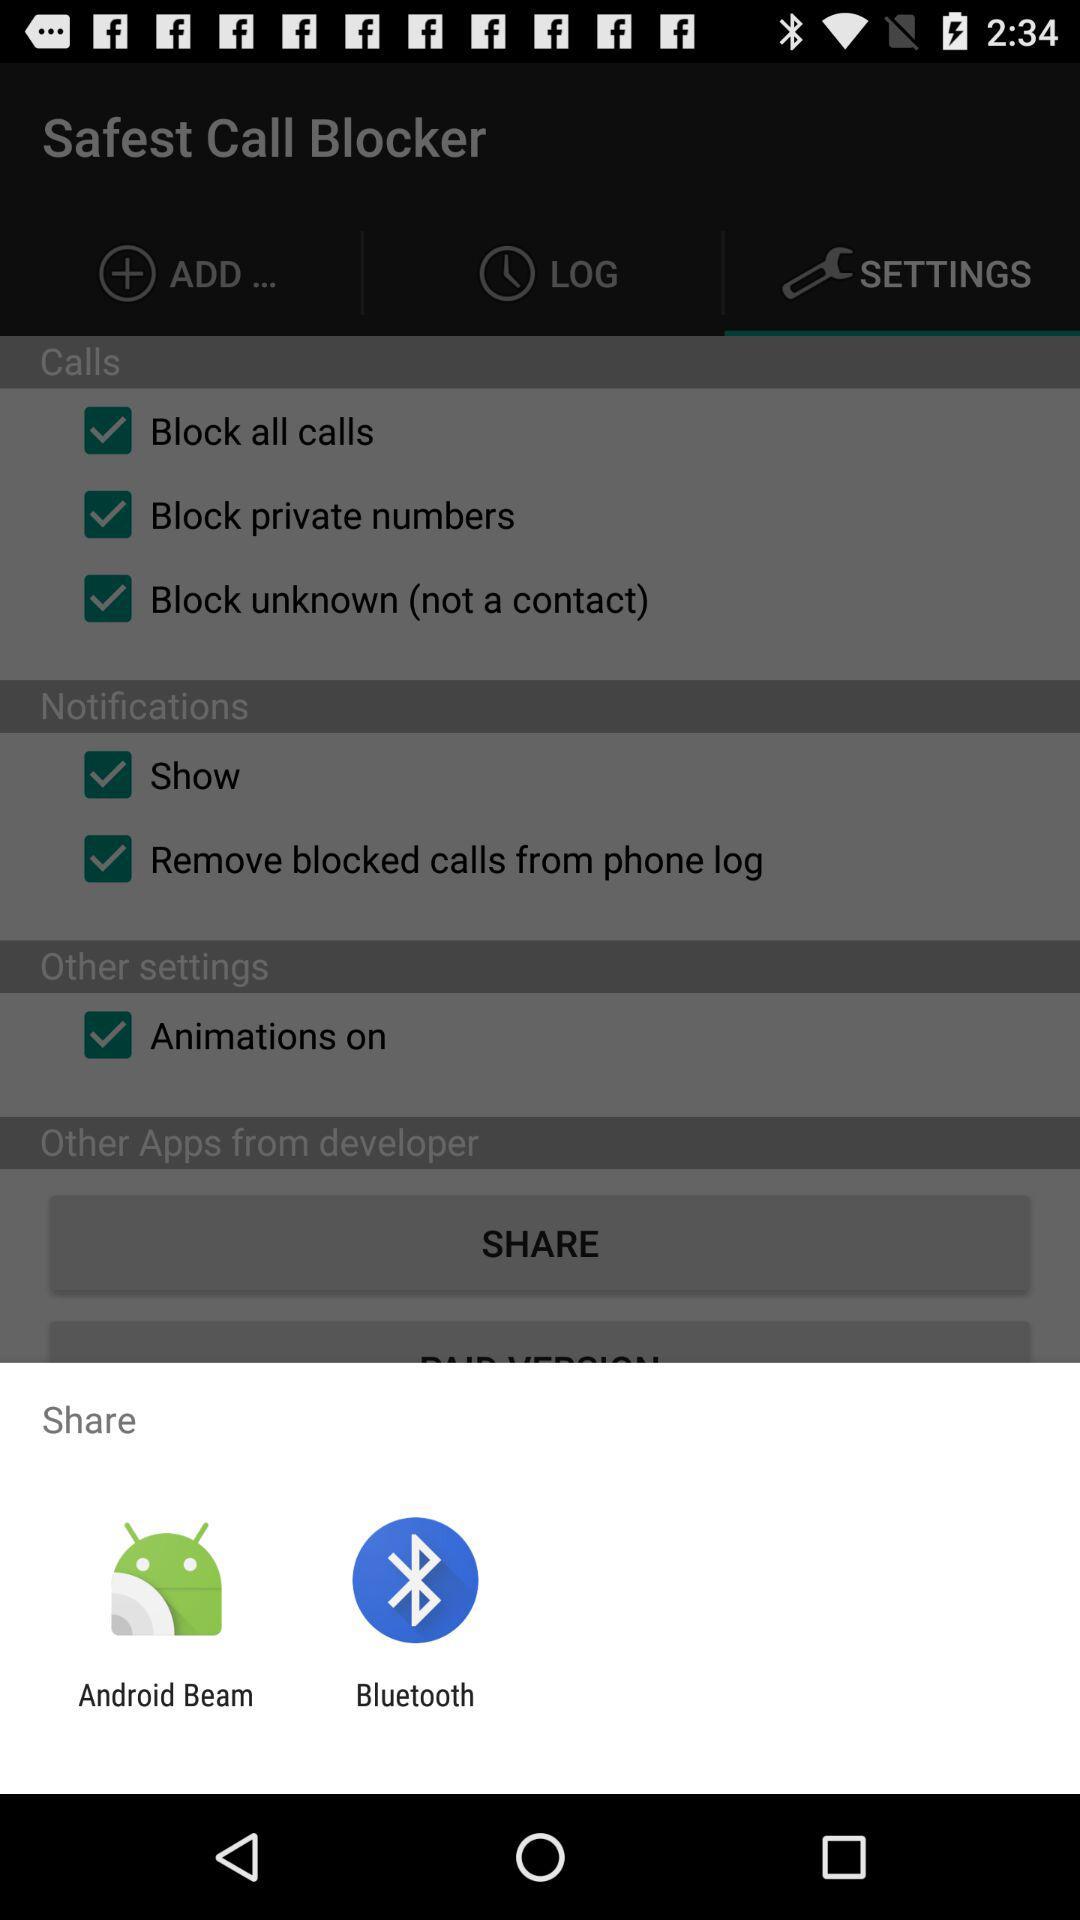  What do you see at coordinates (414, 1711) in the screenshot?
I see `the app to the right of the android beam app` at bounding box center [414, 1711].